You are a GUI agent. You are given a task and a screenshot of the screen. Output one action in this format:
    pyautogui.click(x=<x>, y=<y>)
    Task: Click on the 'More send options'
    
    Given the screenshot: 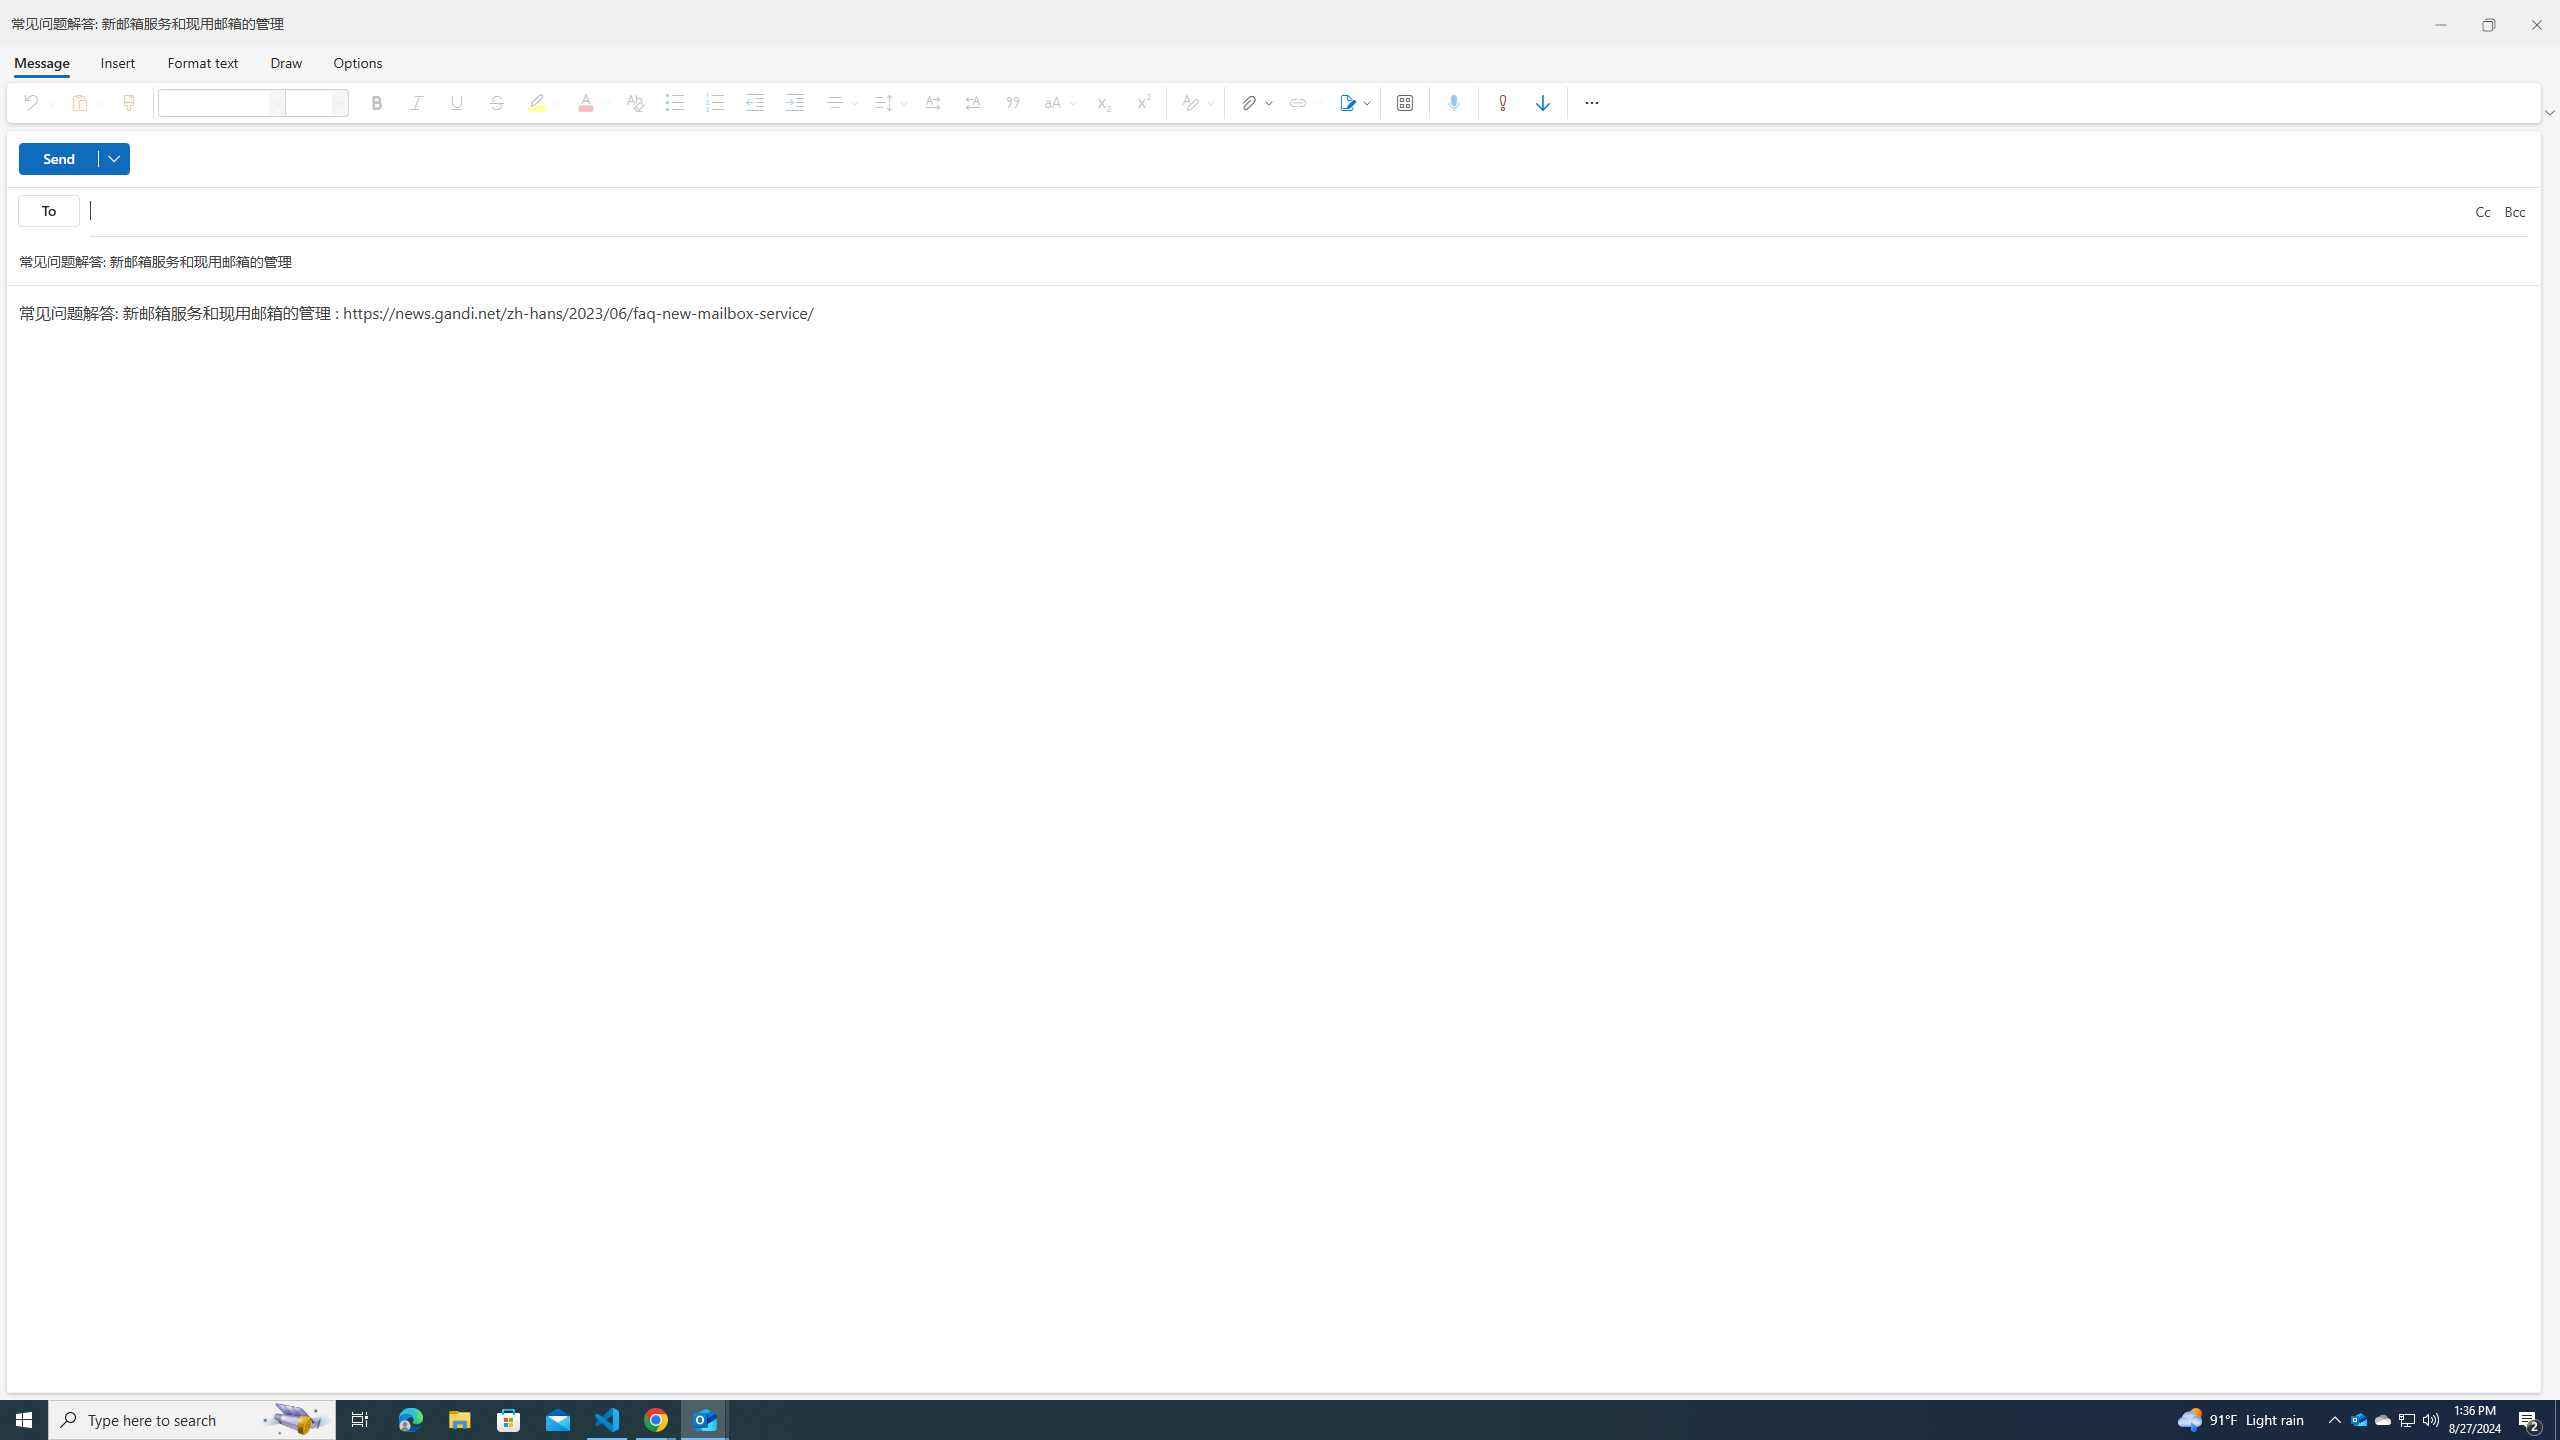 What is the action you would take?
    pyautogui.click(x=113, y=158)
    